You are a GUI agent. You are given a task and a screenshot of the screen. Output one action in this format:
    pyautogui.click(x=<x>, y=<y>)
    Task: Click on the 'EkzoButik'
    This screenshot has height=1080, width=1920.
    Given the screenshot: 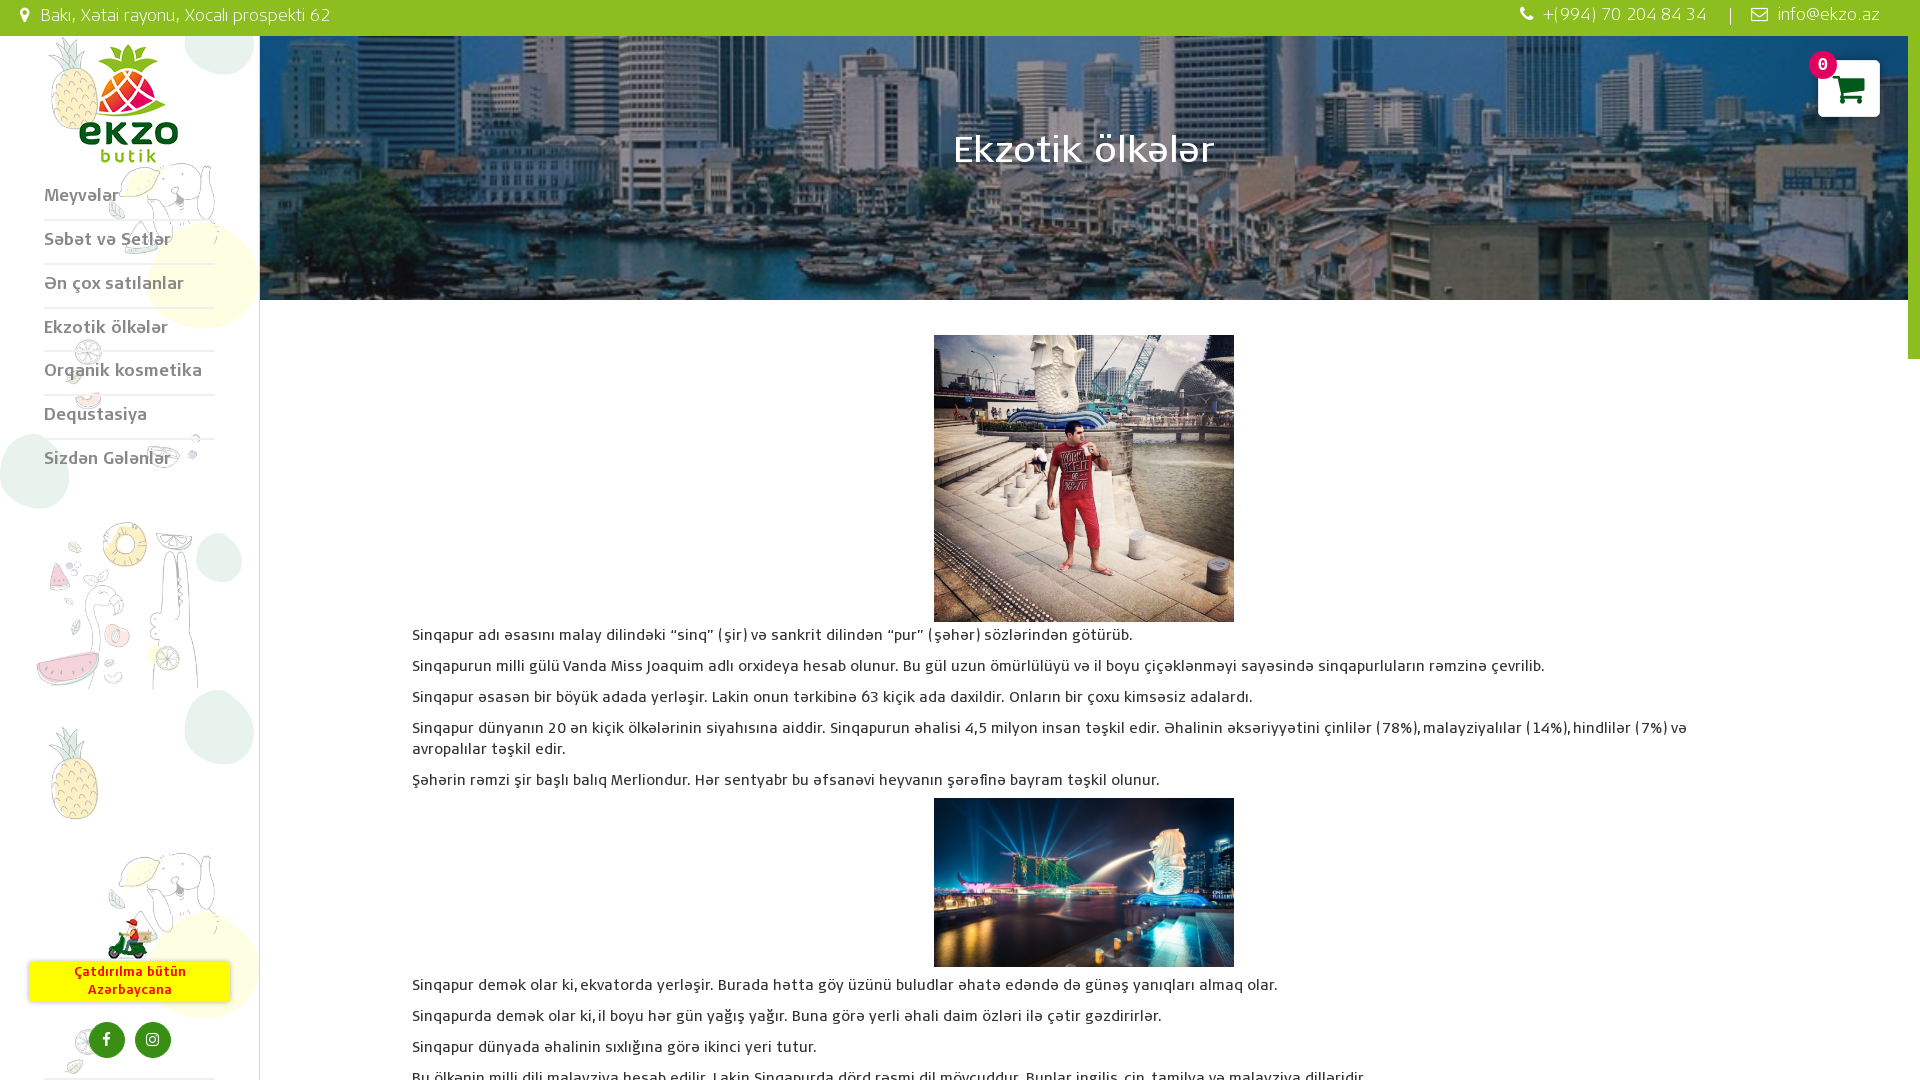 What is the action you would take?
    pyautogui.click(x=128, y=104)
    